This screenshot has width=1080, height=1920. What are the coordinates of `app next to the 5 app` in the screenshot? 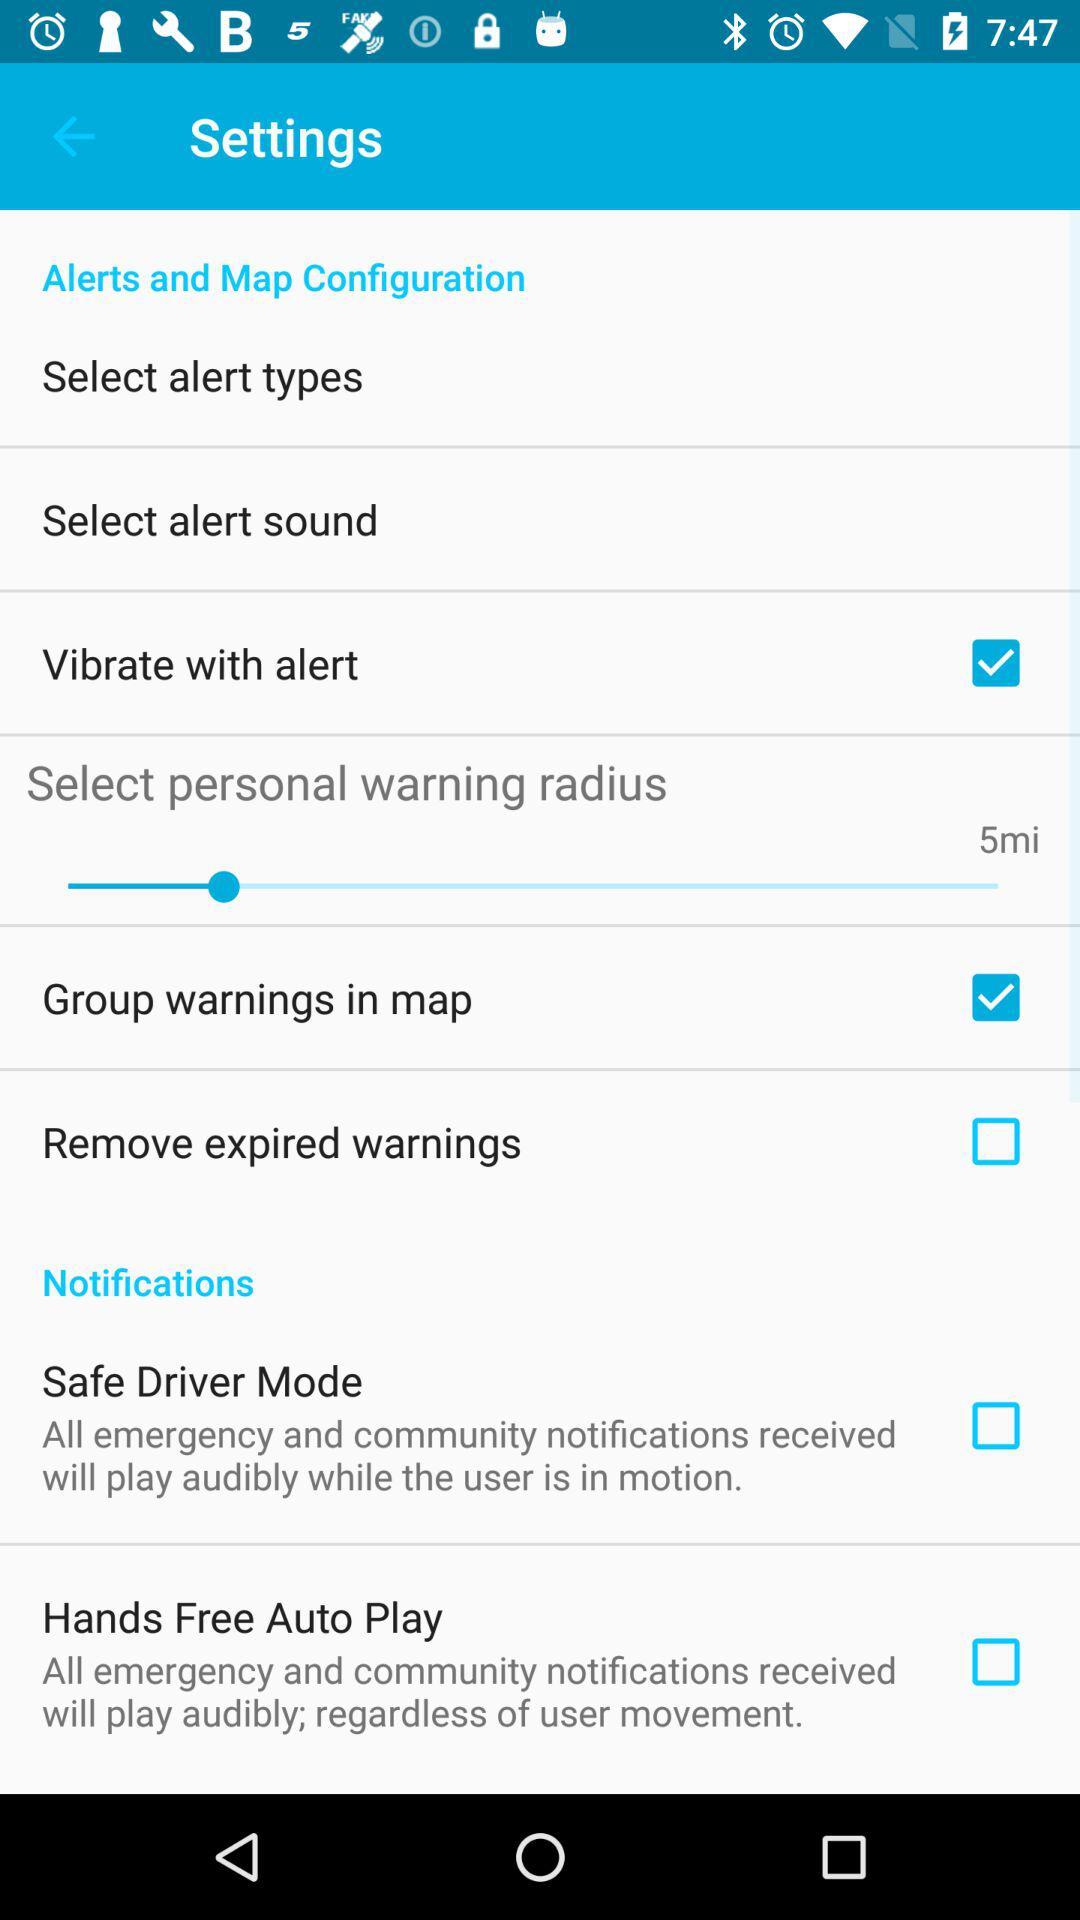 It's located at (1019, 838).